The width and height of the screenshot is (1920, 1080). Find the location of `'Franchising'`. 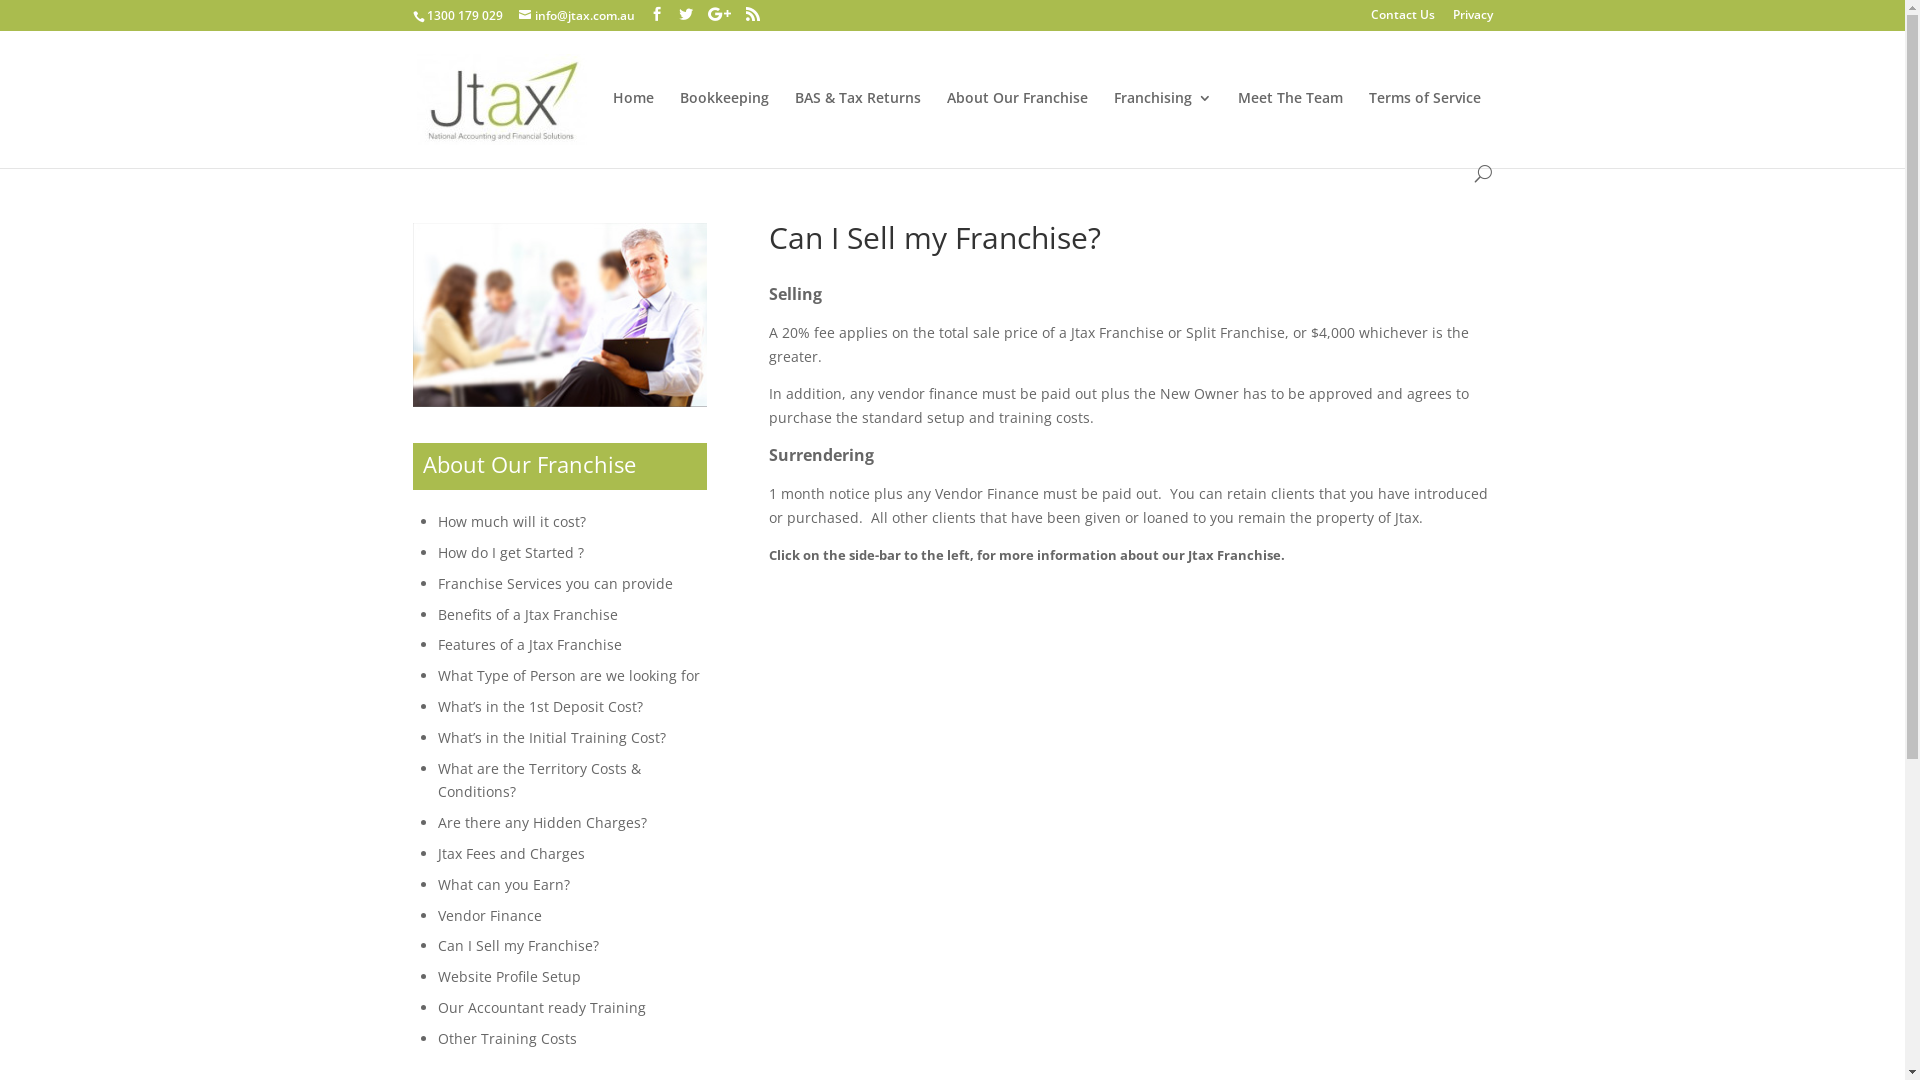

'Franchising' is located at coordinates (1162, 127).